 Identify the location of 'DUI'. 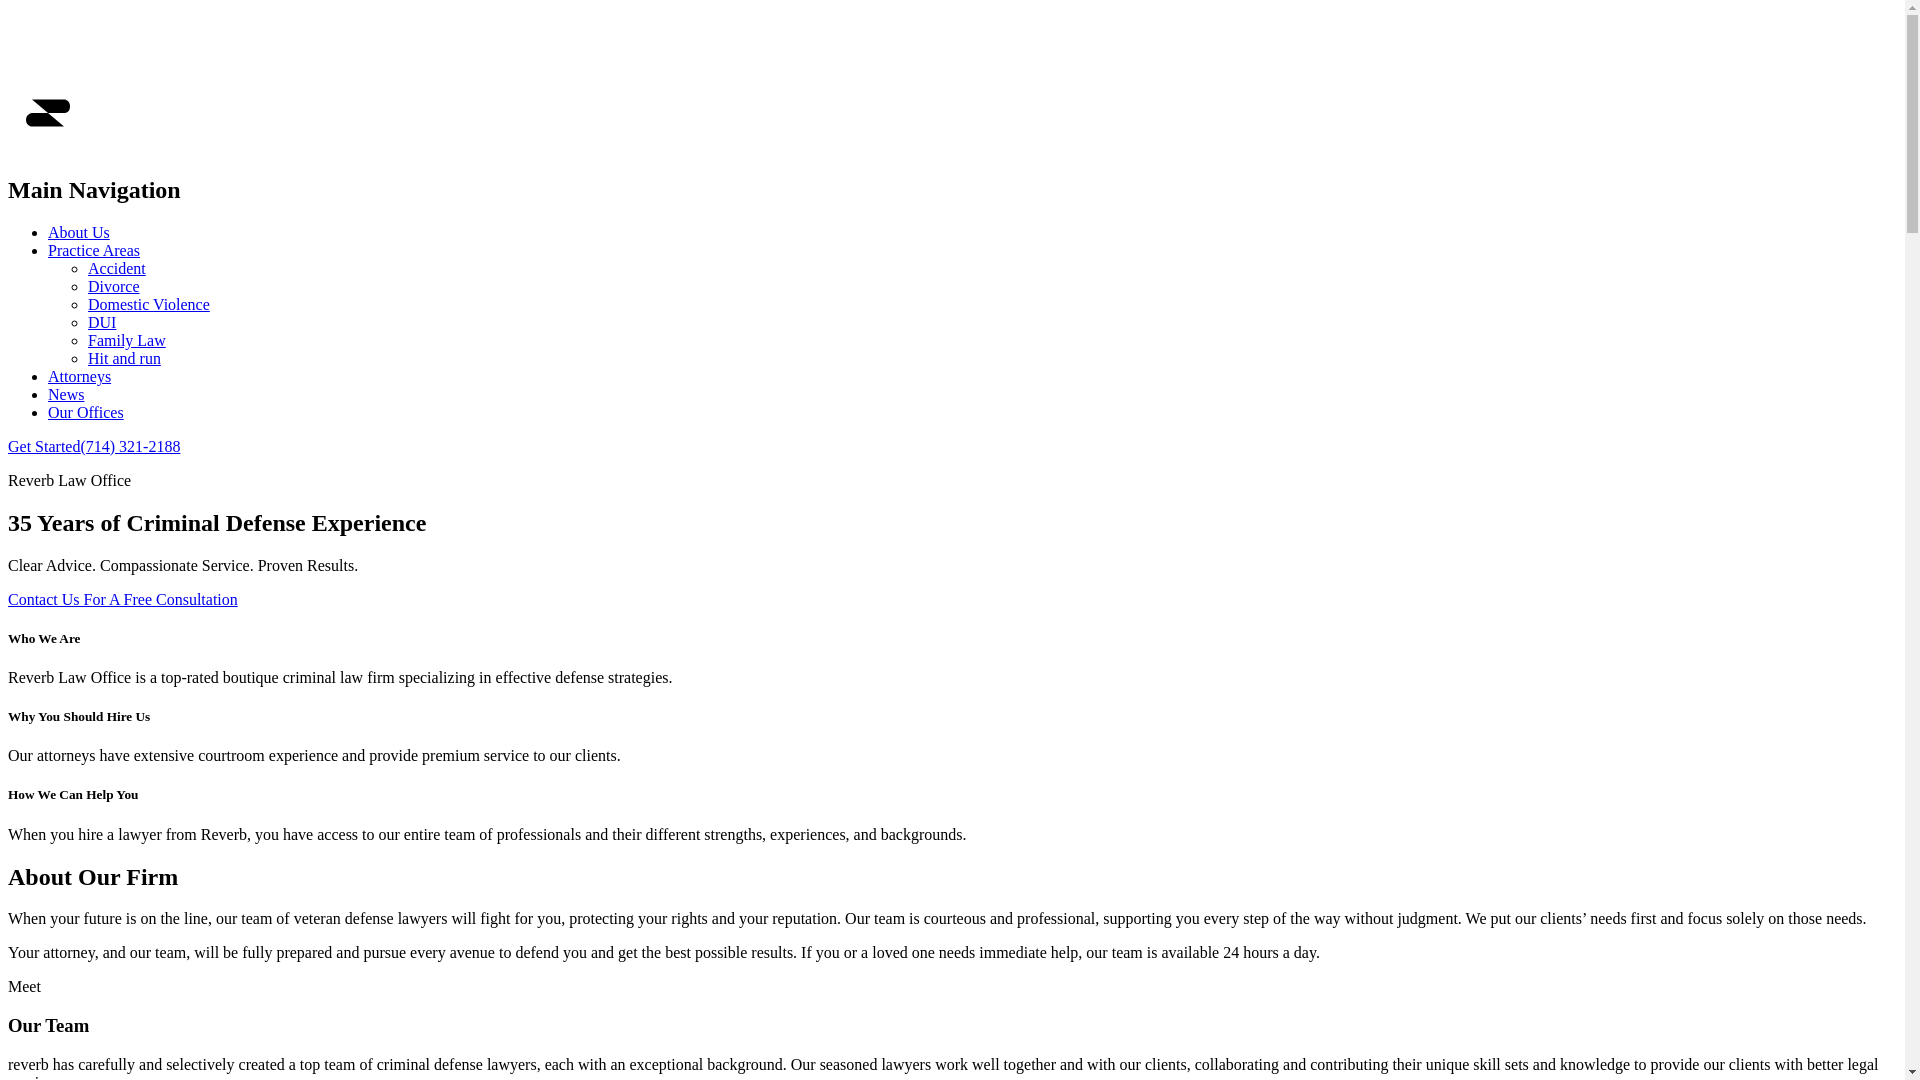
(100, 321).